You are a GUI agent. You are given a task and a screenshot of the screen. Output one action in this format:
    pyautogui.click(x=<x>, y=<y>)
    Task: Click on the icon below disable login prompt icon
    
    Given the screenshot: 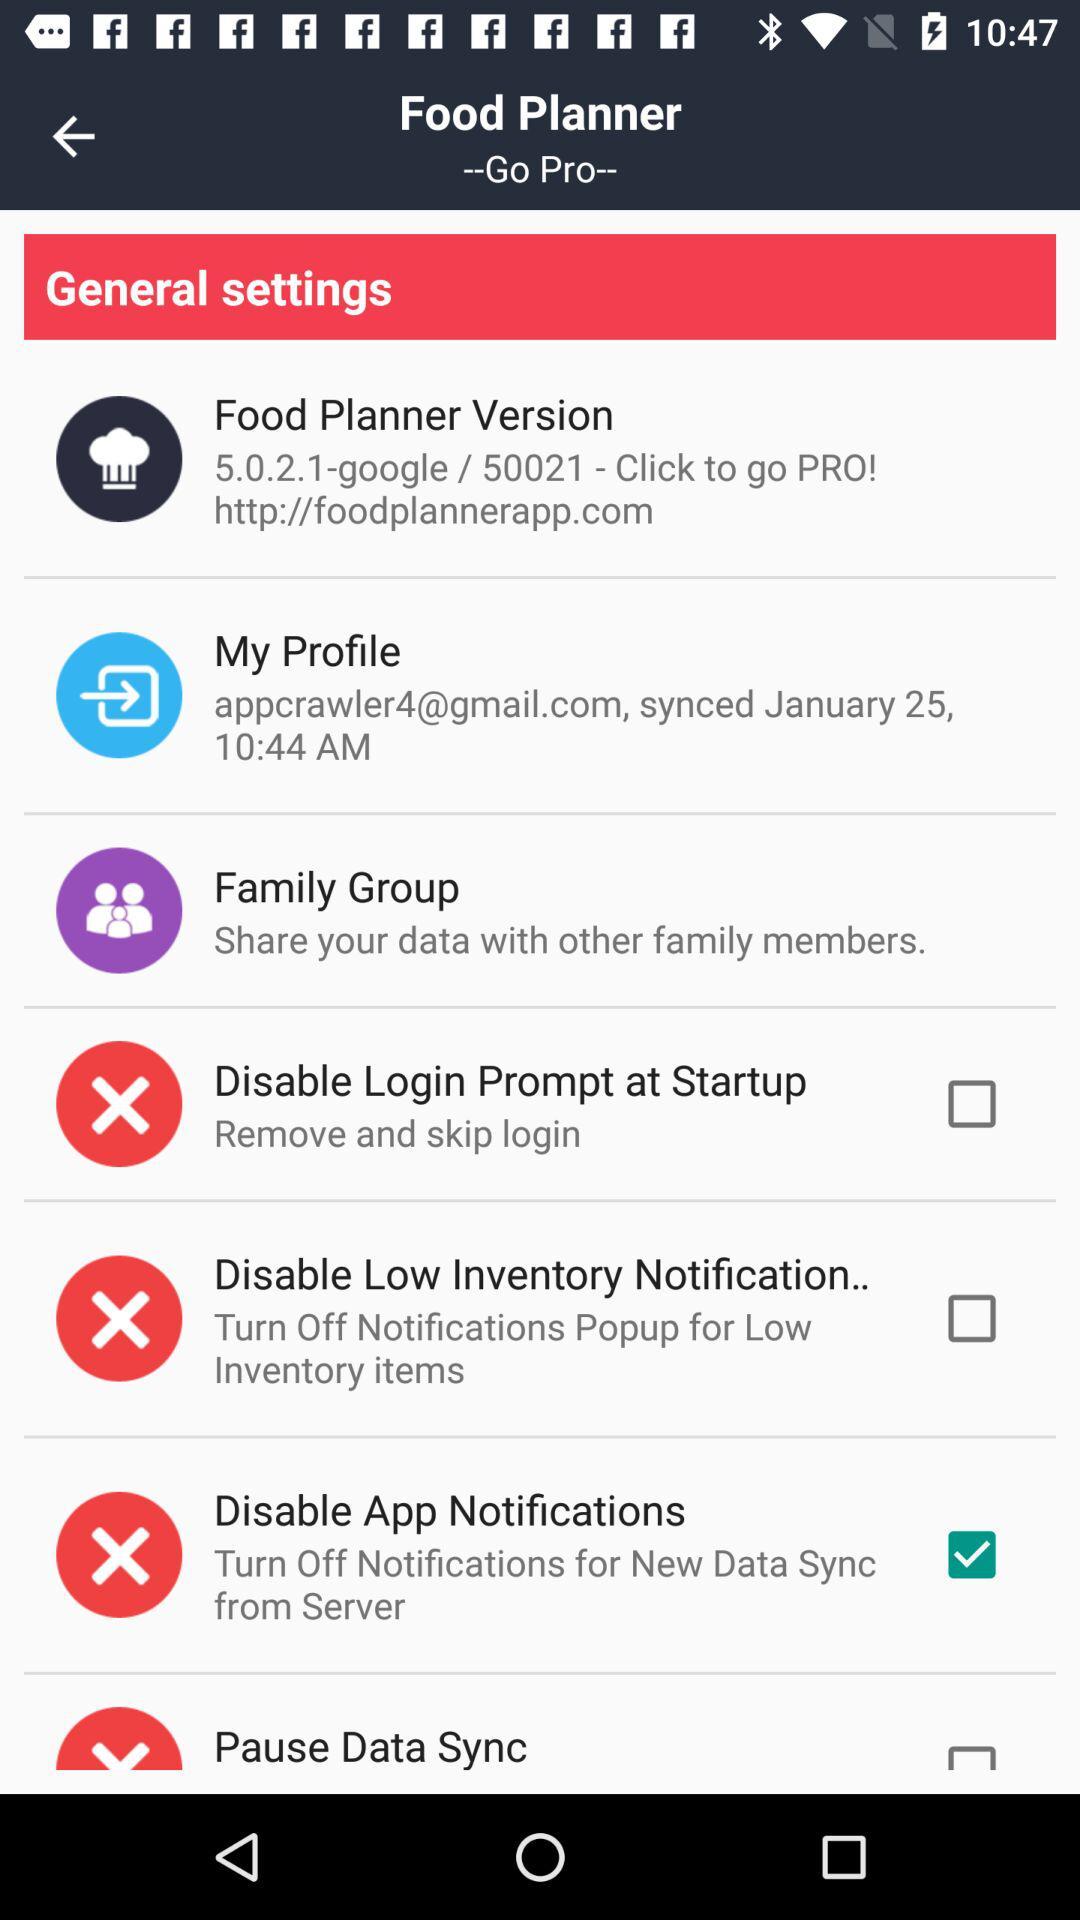 What is the action you would take?
    pyautogui.click(x=397, y=1132)
    